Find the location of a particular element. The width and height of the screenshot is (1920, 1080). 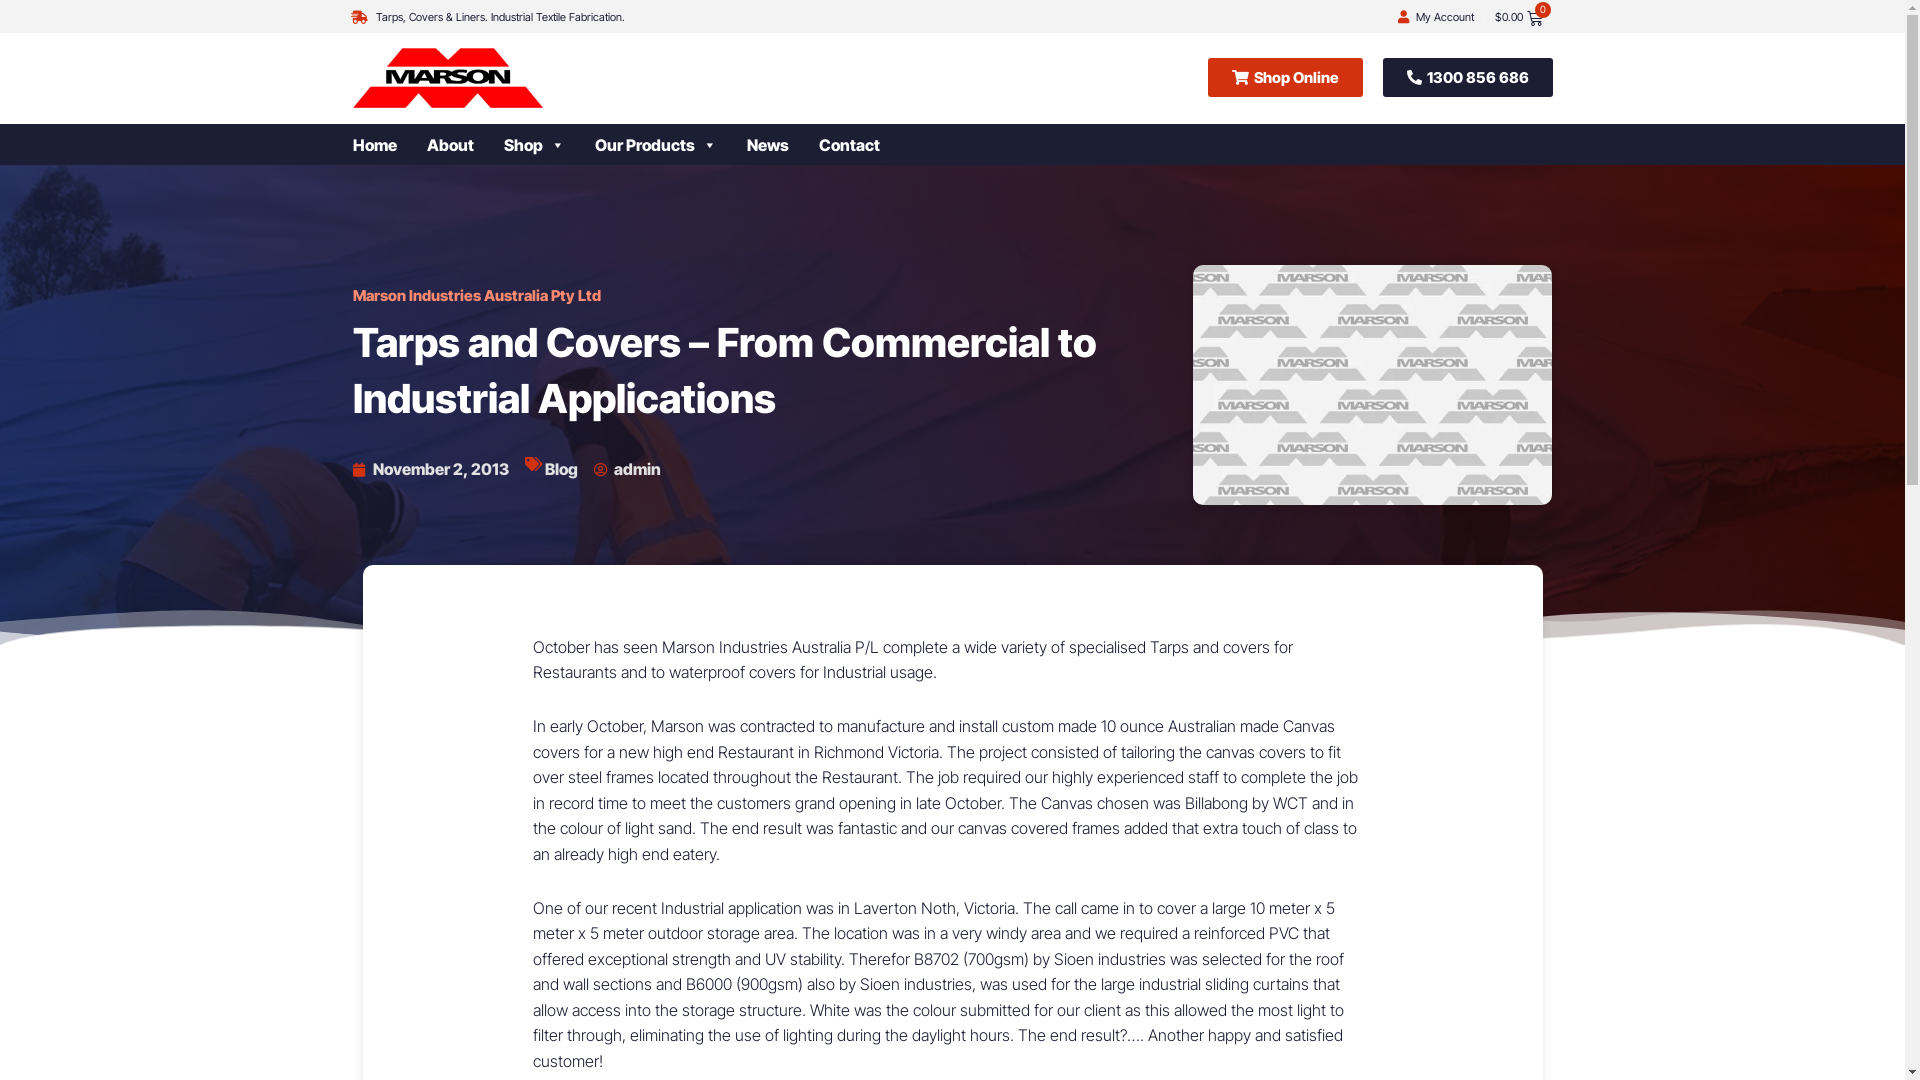

'News' is located at coordinates (781, 144).